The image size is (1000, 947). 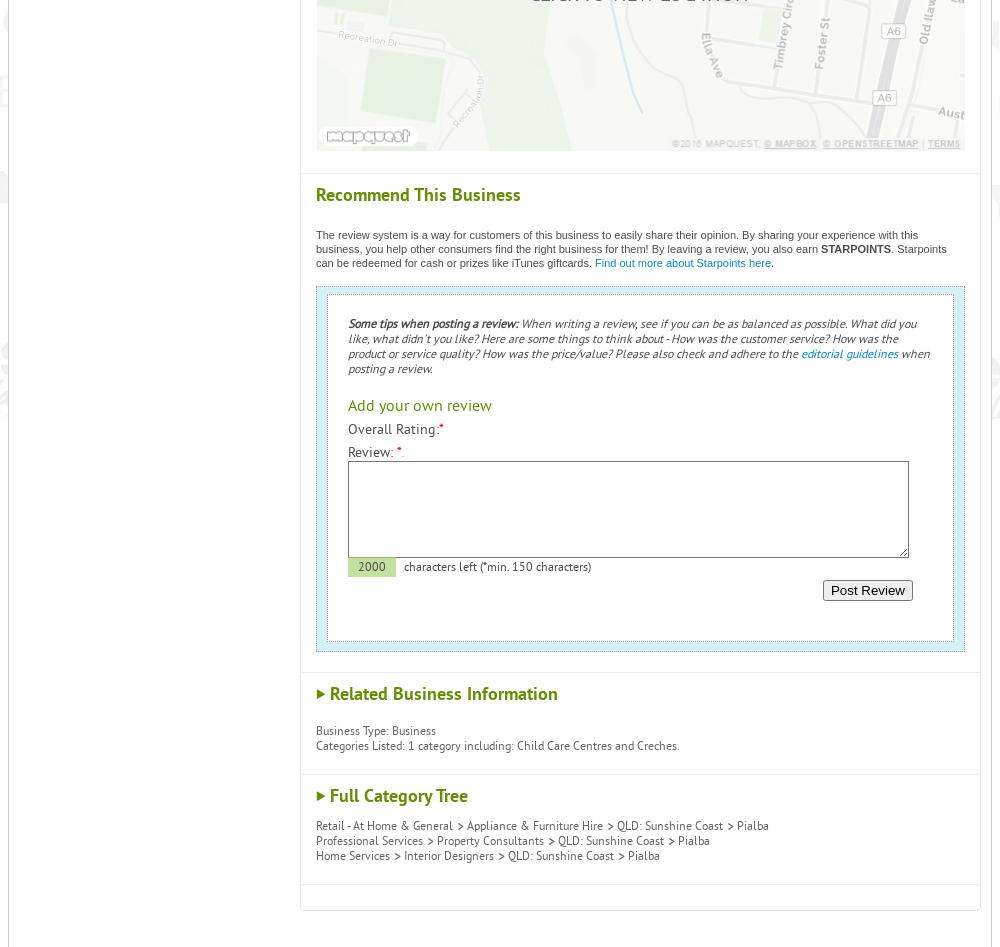 What do you see at coordinates (489, 841) in the screenshot?
I see `'Property Consultants'` at bounding box center [489, 841].